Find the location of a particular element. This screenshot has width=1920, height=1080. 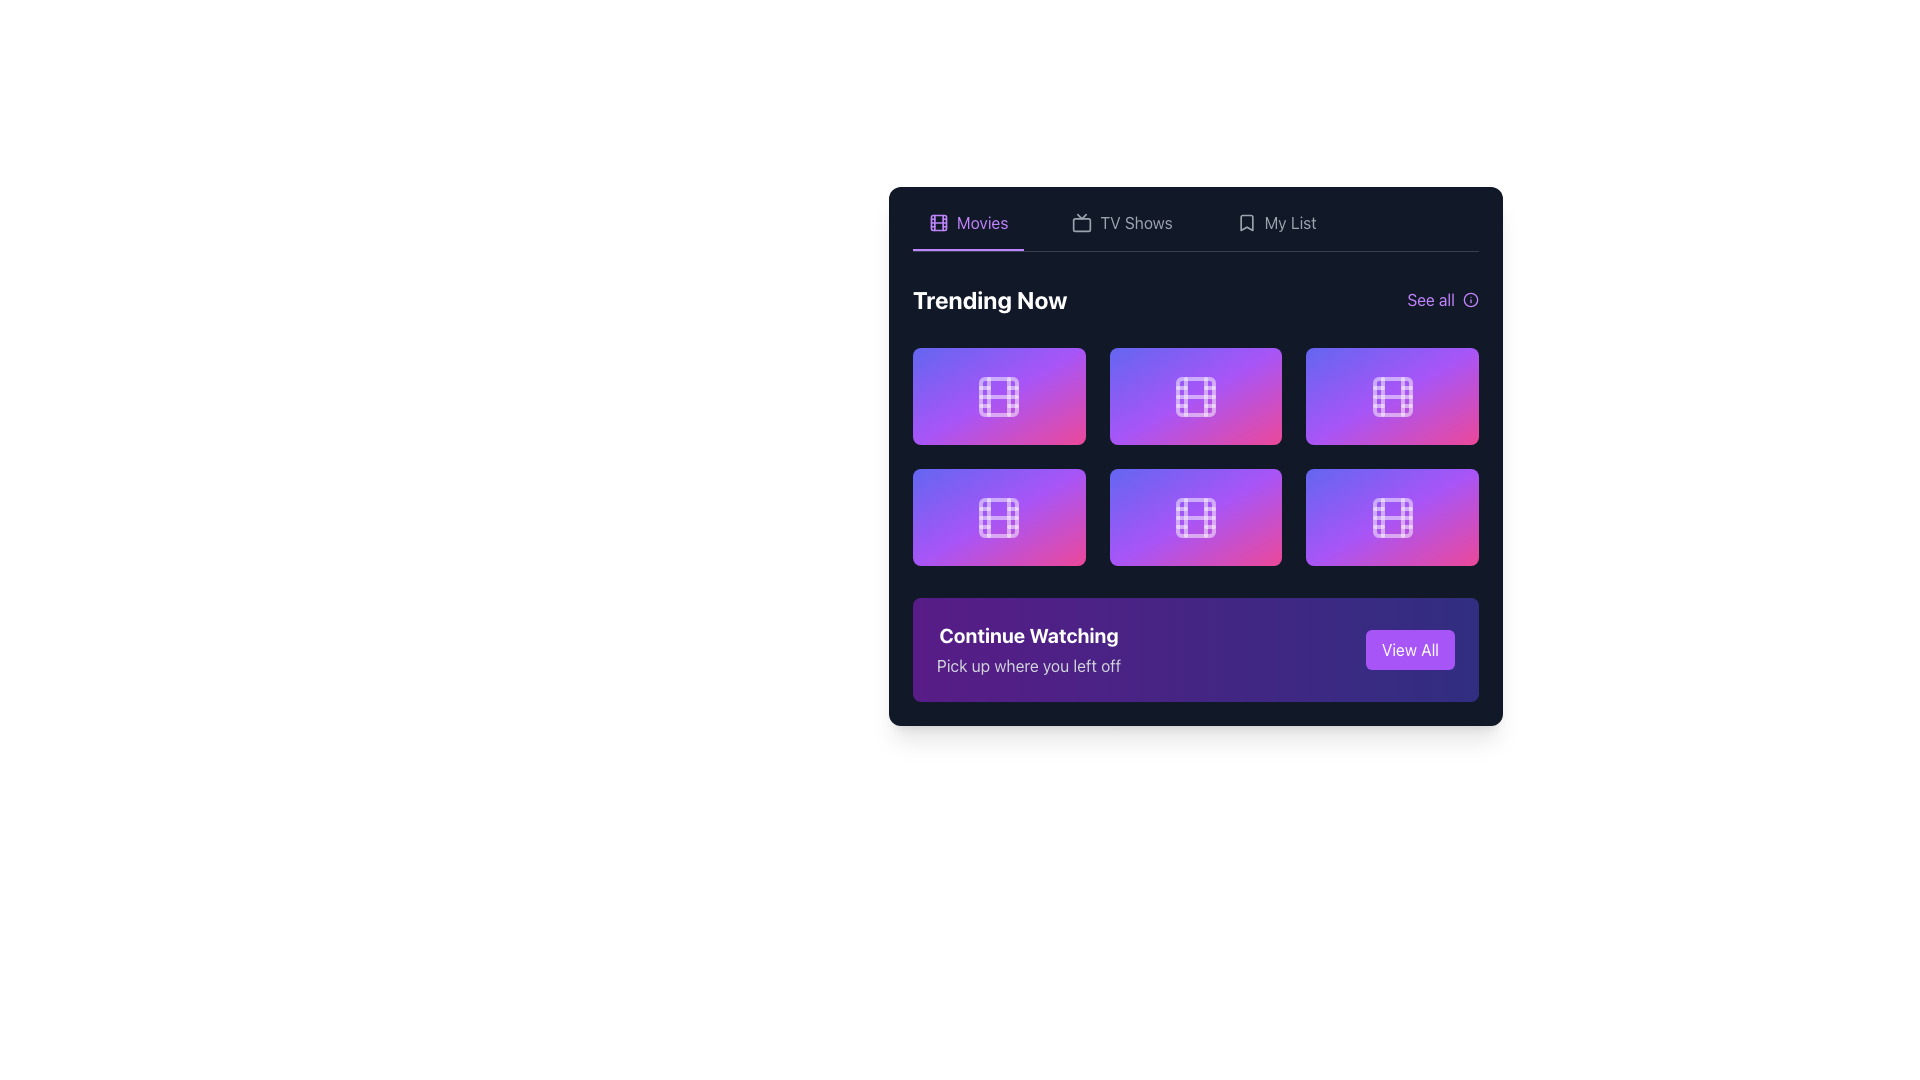

the circular graphical component within the SVG that serves as an icon for additional information, located at the top-right corner of the interface adjacent to the 'See all' text label is located at coordinates (1470, 300).